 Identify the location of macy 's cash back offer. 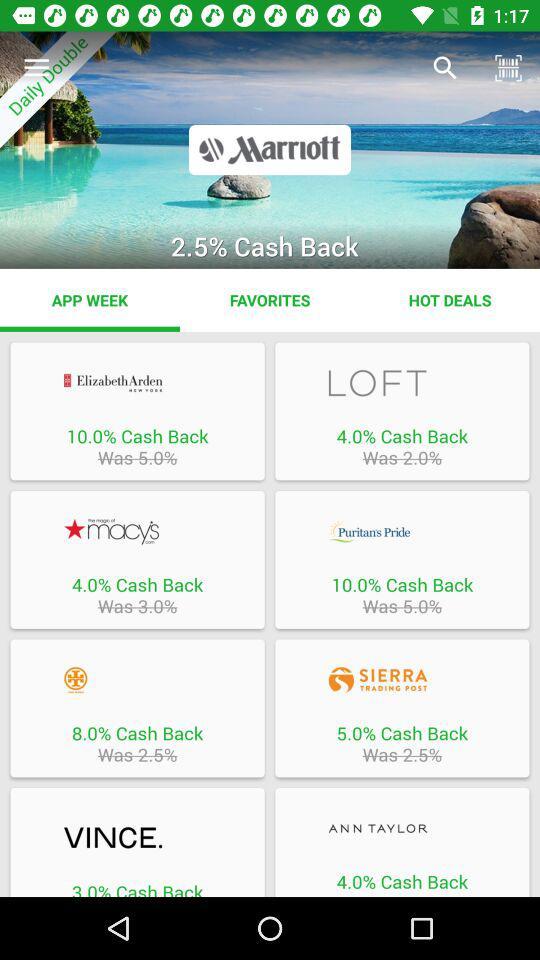
(136, 530).